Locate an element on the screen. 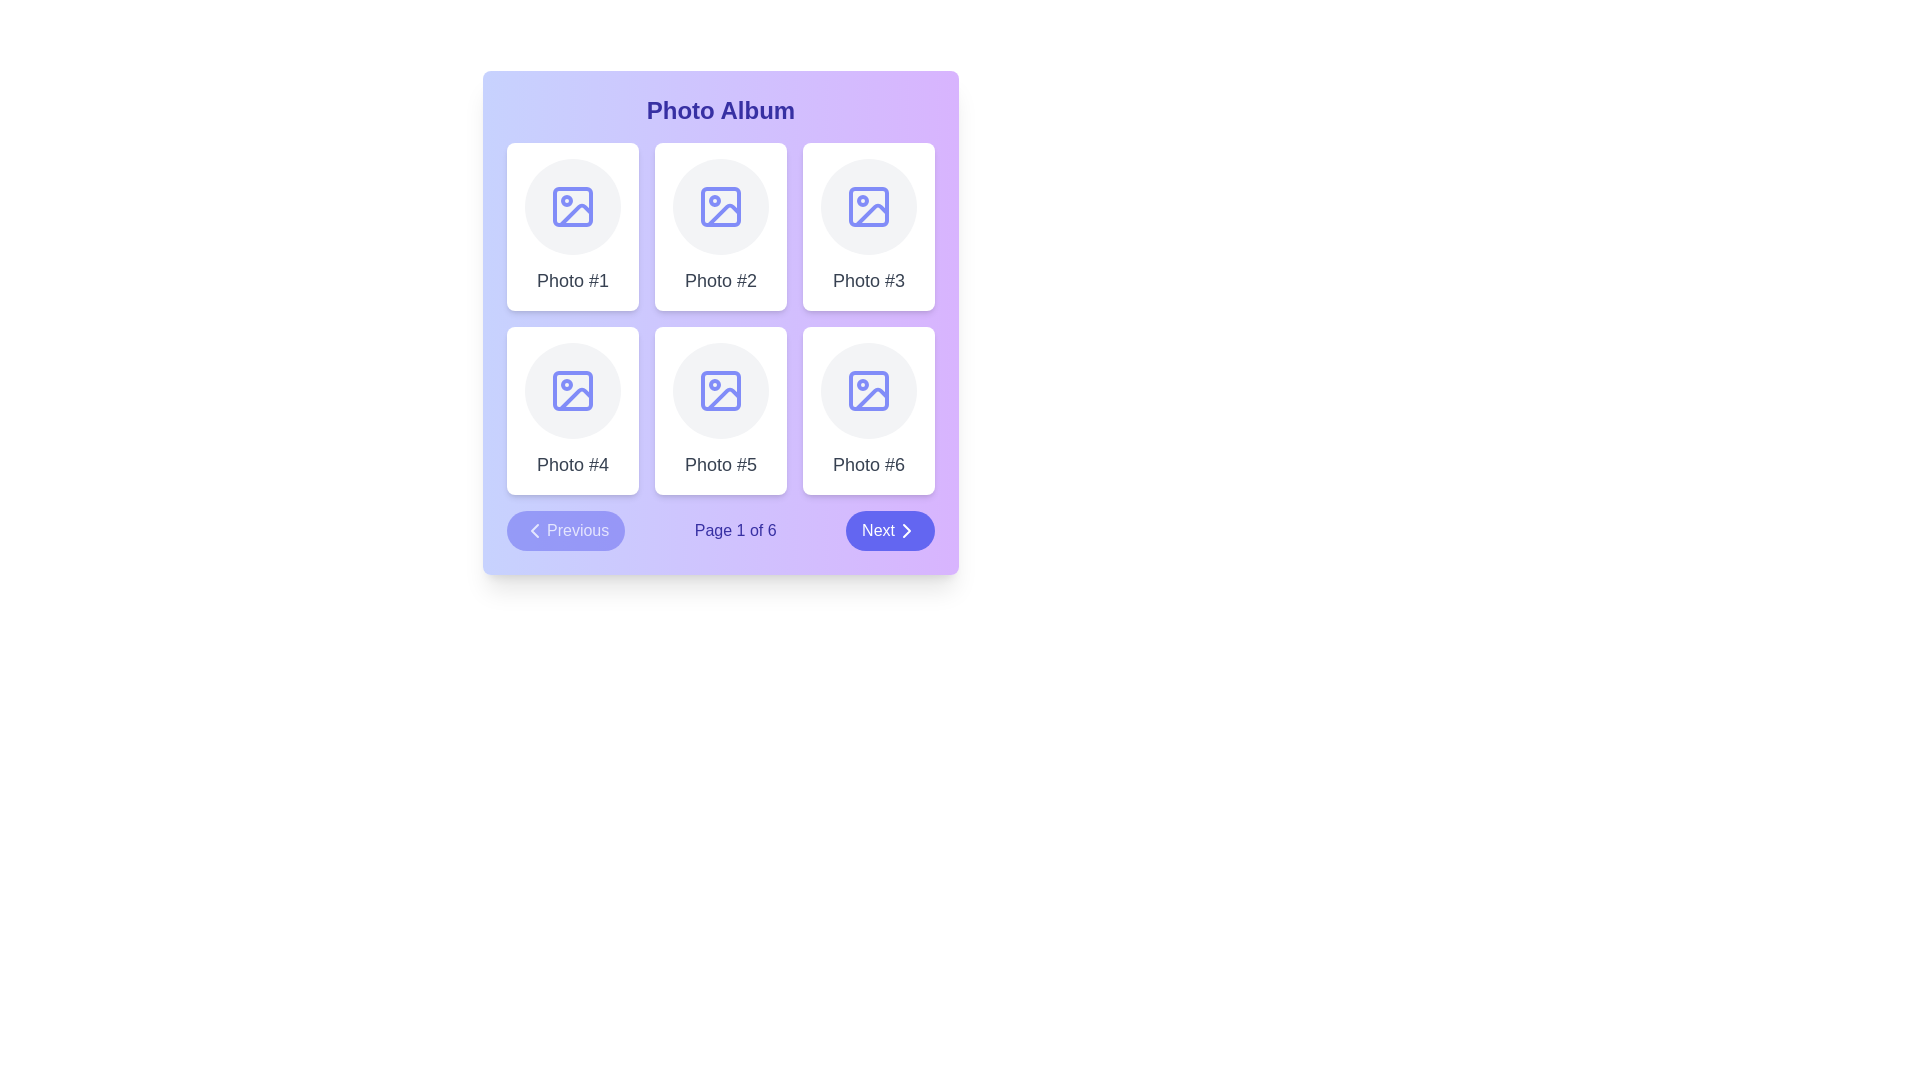 This screenshot has height=1080, width=1920. the image icon in the third column of the first row of the 'Photo Album' interface, which is styled with a light purple color and a rounded rectangle frame is located at coordinates (868, 207).